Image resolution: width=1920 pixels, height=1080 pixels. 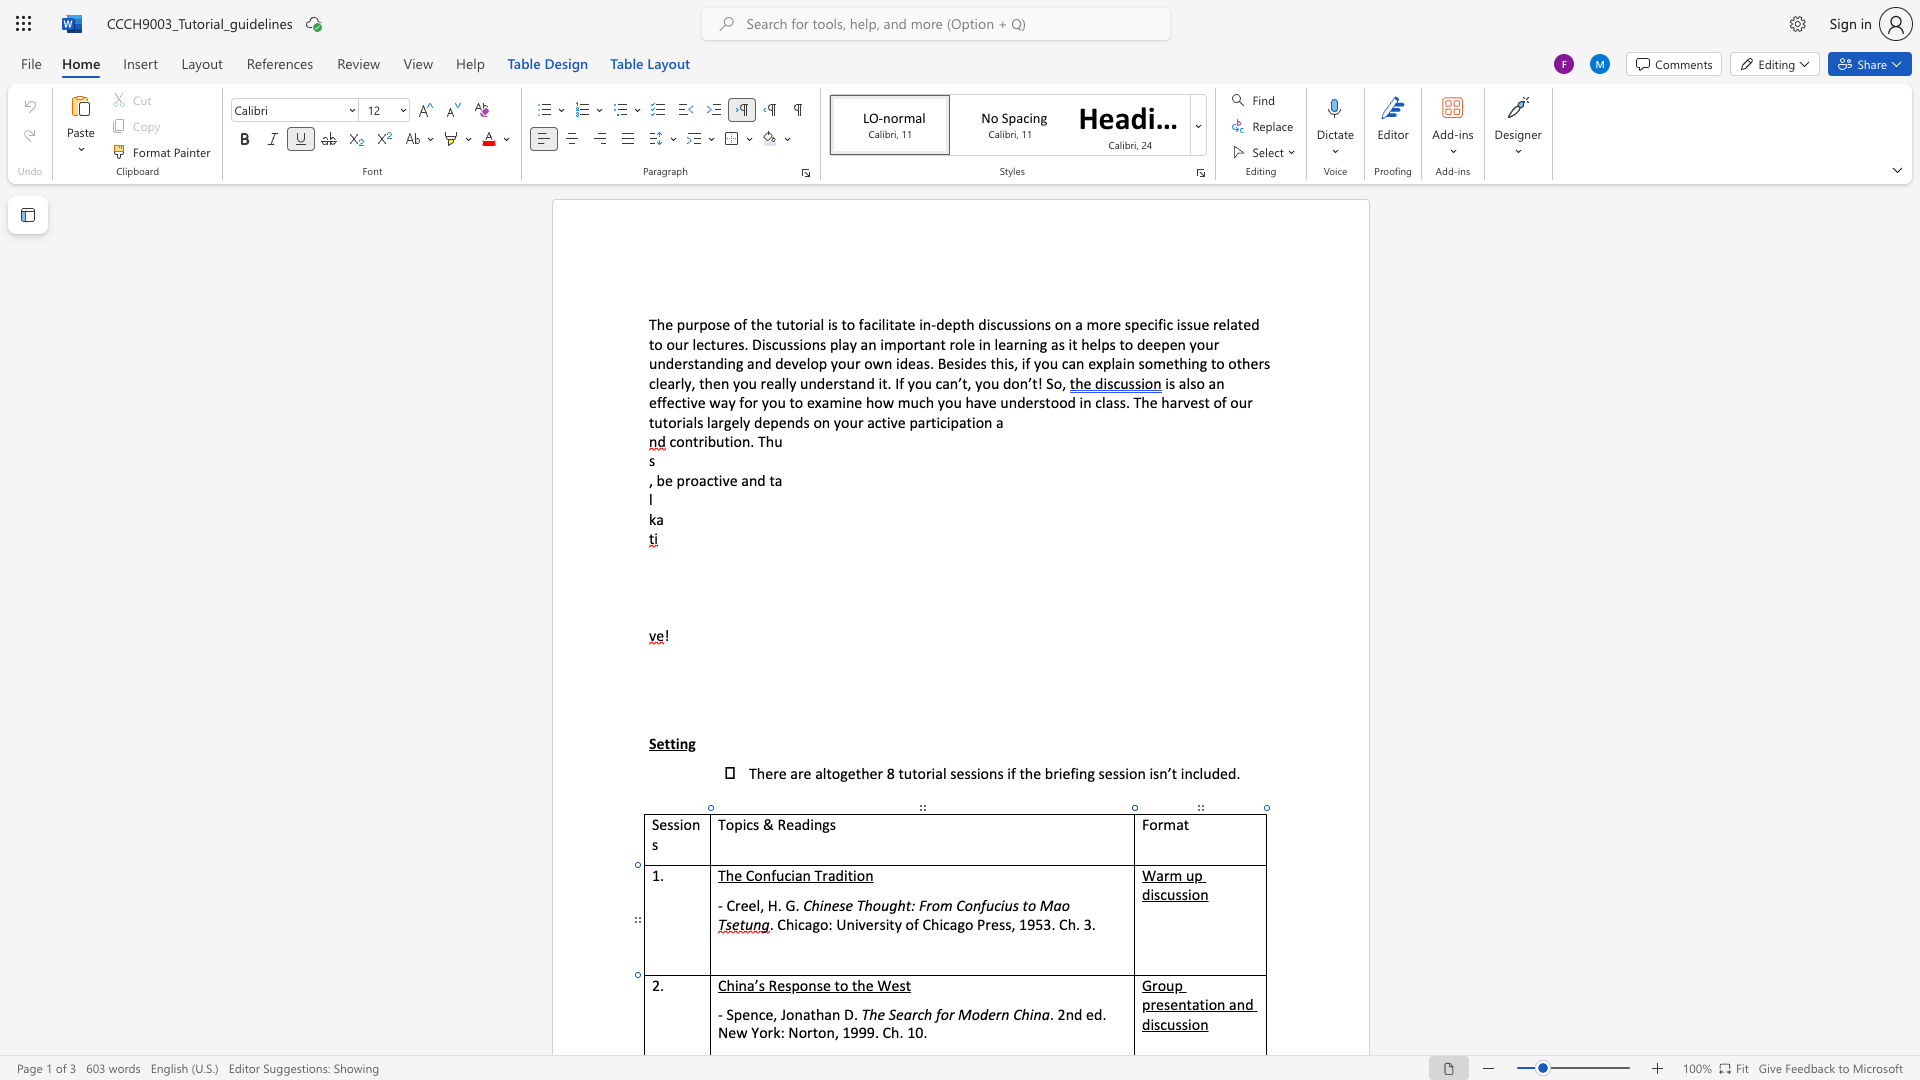 What do you see at coordinates (869, 984) in the screenshot?
I see `the 3th character "e" in the text` at bounding box center [869, 984].